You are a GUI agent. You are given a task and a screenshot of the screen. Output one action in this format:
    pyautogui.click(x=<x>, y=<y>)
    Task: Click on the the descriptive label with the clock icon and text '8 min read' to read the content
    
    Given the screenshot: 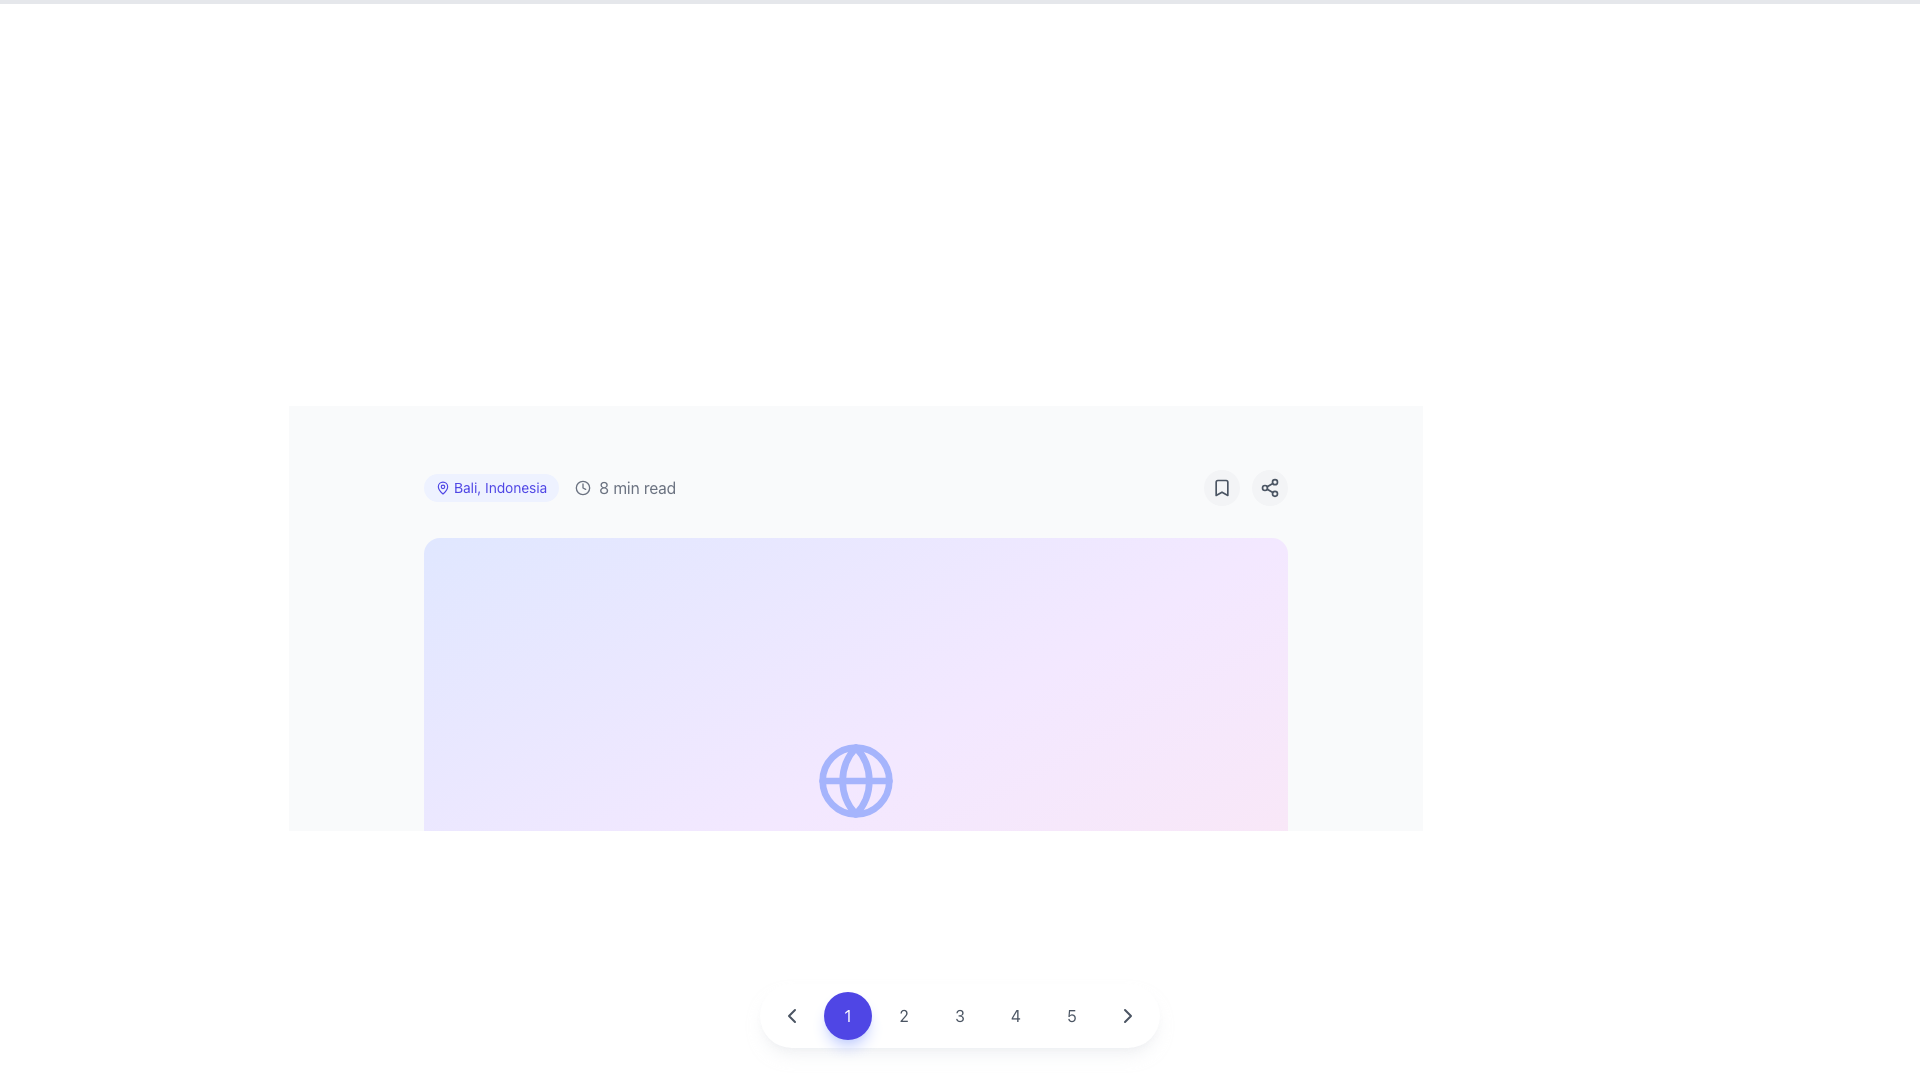 What is the action you would take?
    pyautogui.click(x=624, y=488)
    